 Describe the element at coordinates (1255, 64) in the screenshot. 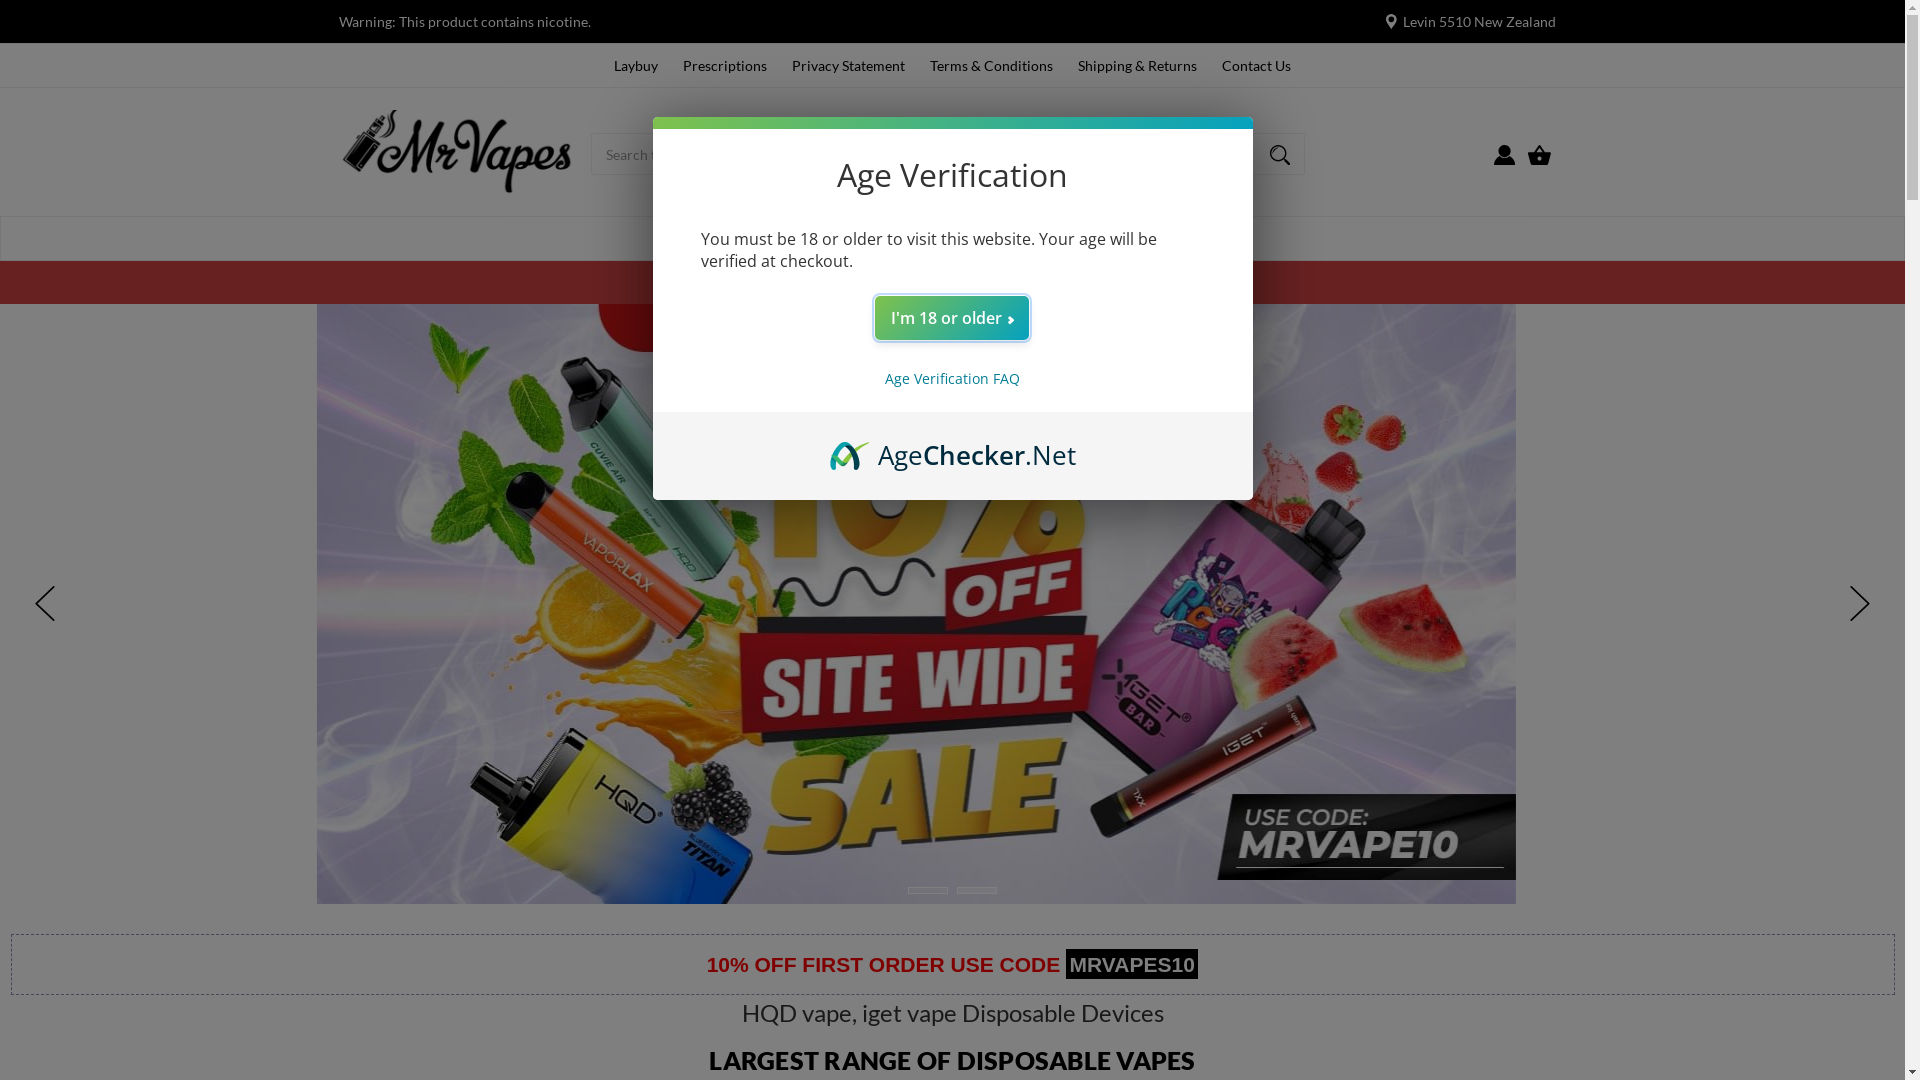

I see `'Contact Us'` at that location.